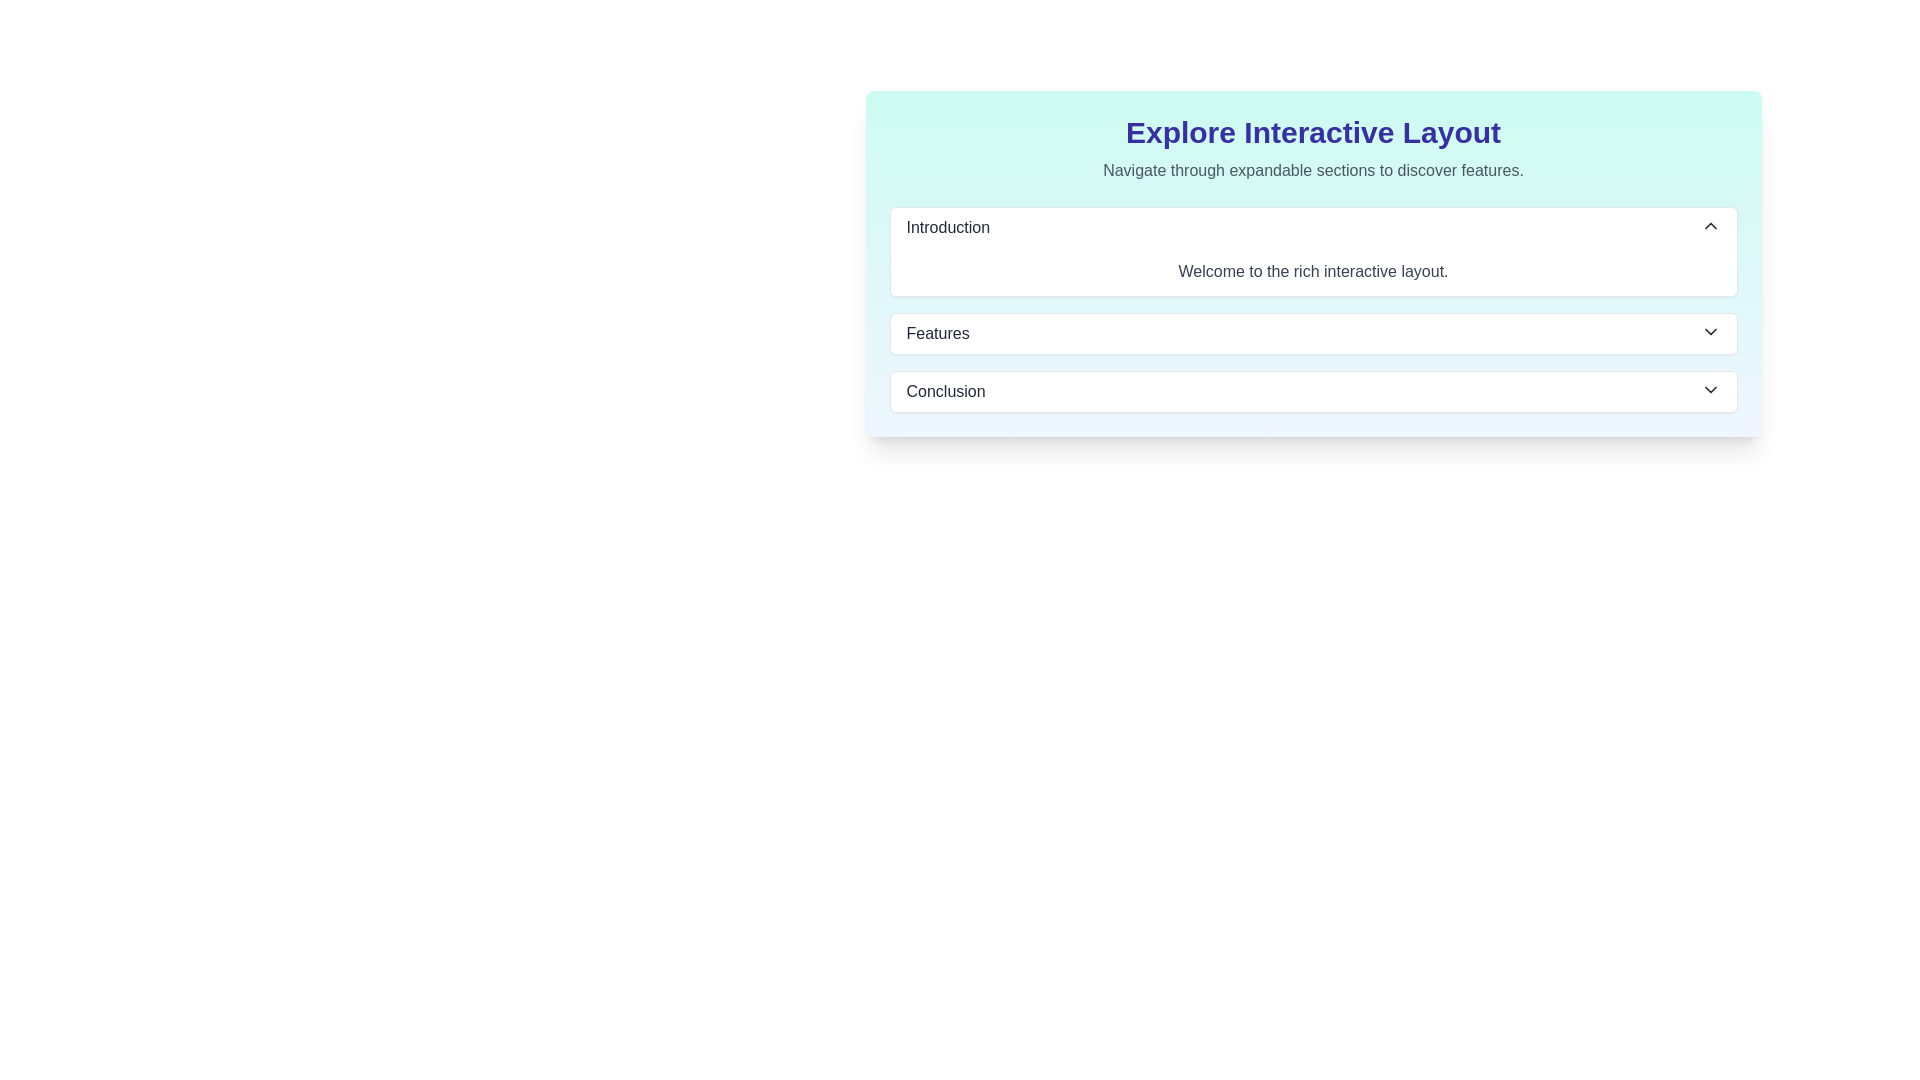 The image size is (1920, 1080). What do you see at coordinates (1709, 330) in the screenshot?
I see `the Chevron Down Icon located to the right of the 'Features' button` at bounding box center [1709, 330].